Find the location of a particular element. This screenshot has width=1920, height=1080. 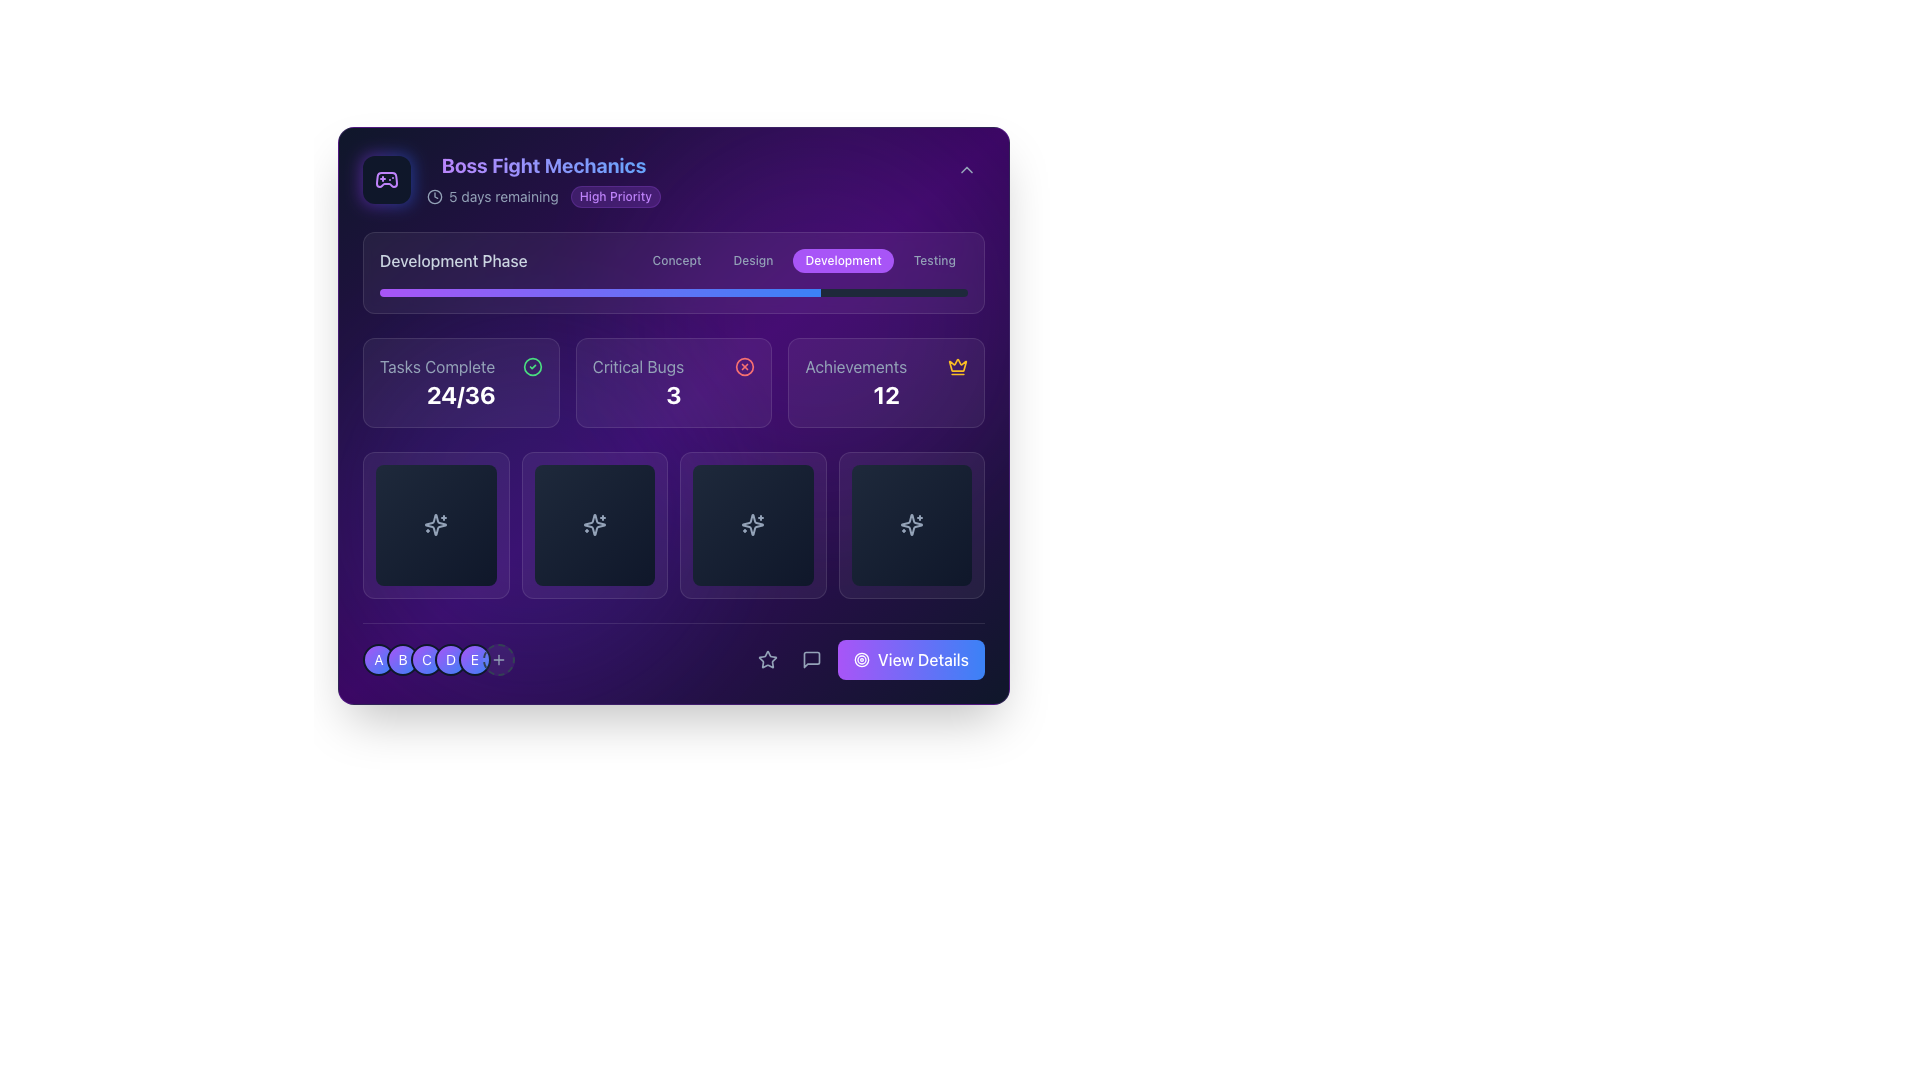

the critical bugs summary card, which is the second card in a row of three cards in a grid layout, located between the 'Tasks Complete' card and the 'Achievements' card is located at coordinates (673, 382).